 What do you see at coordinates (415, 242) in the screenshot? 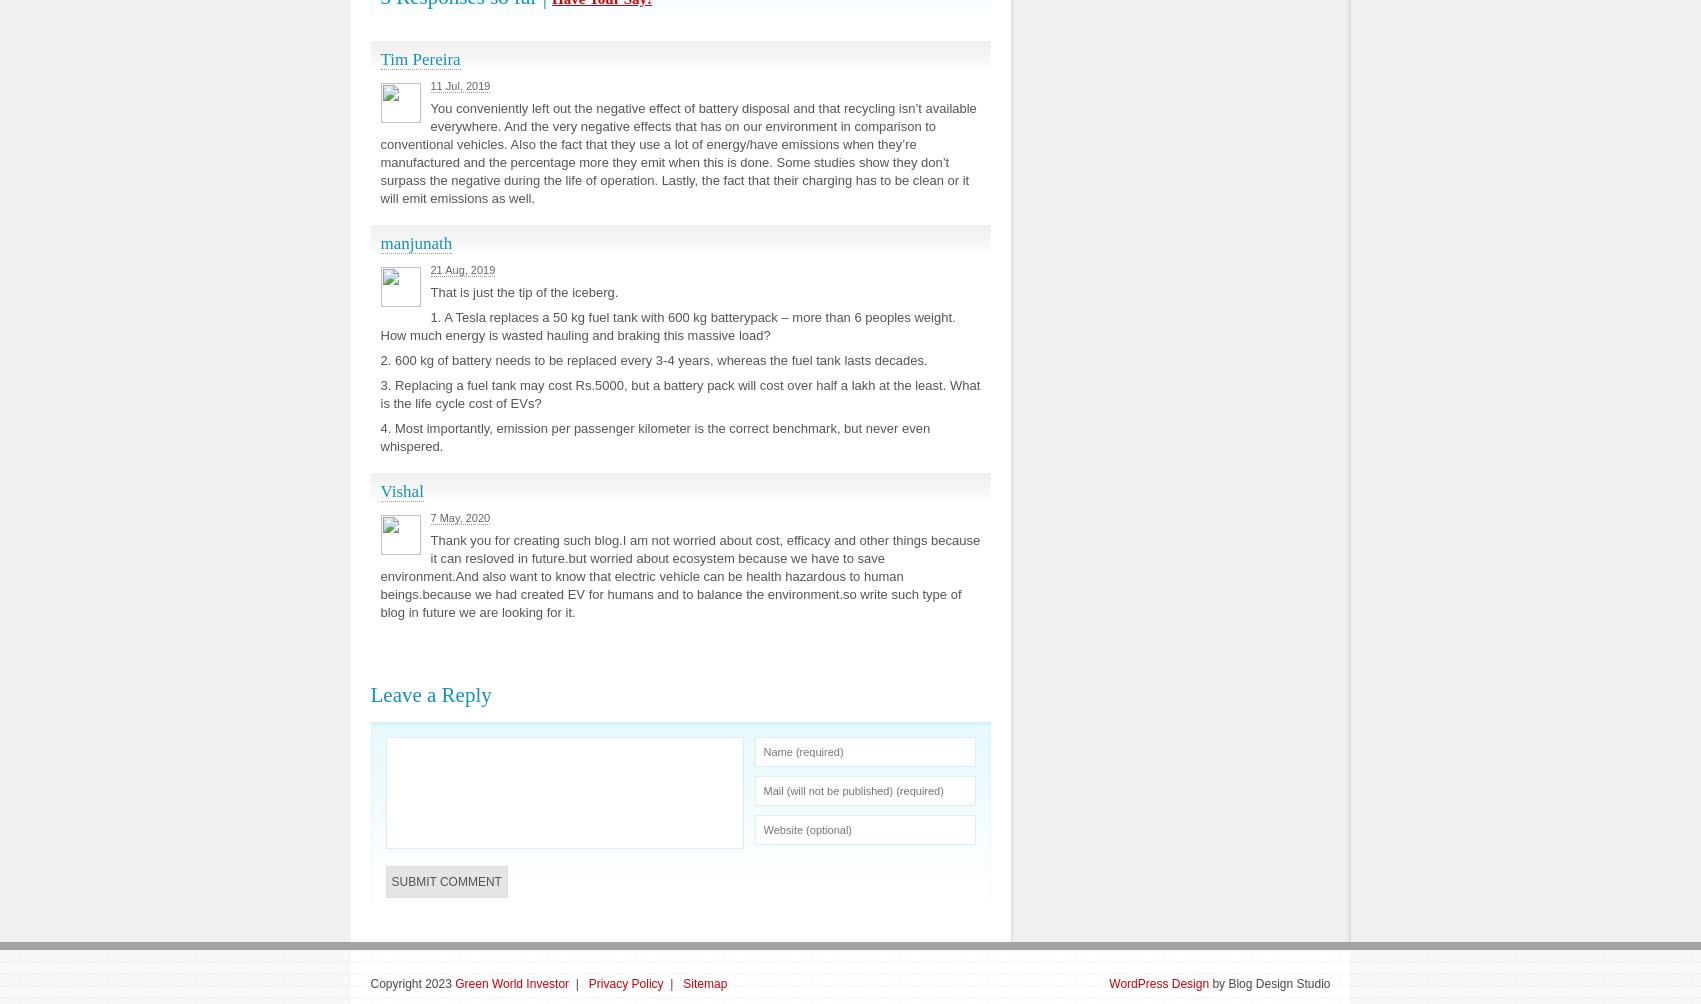
I see `'manjunath'` at bounding box center [415, 242].